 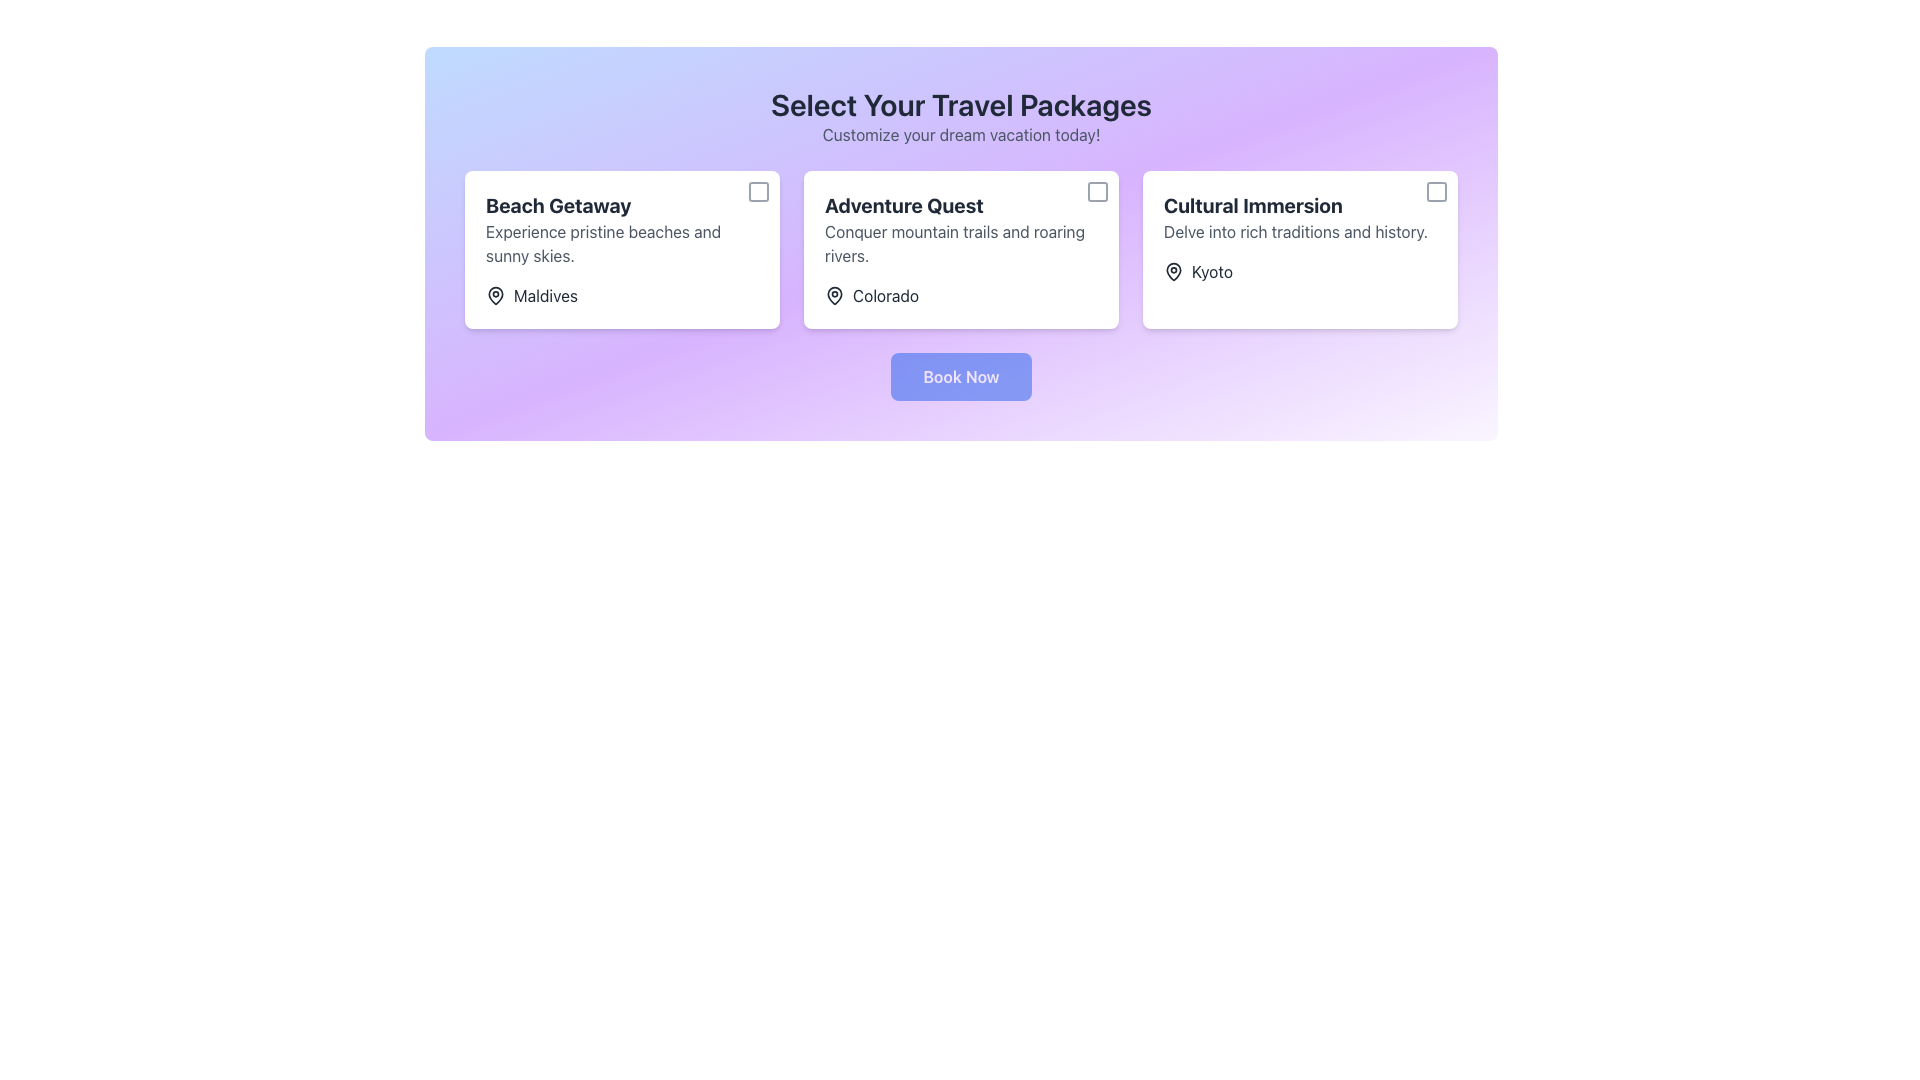 What do you see at coordinates (1198, 272) in the screenshot?
I see `the 'Kyoto' text element with a pin icon located in the 'Cultural Immersion' card` at bounding box center [1198, 272].